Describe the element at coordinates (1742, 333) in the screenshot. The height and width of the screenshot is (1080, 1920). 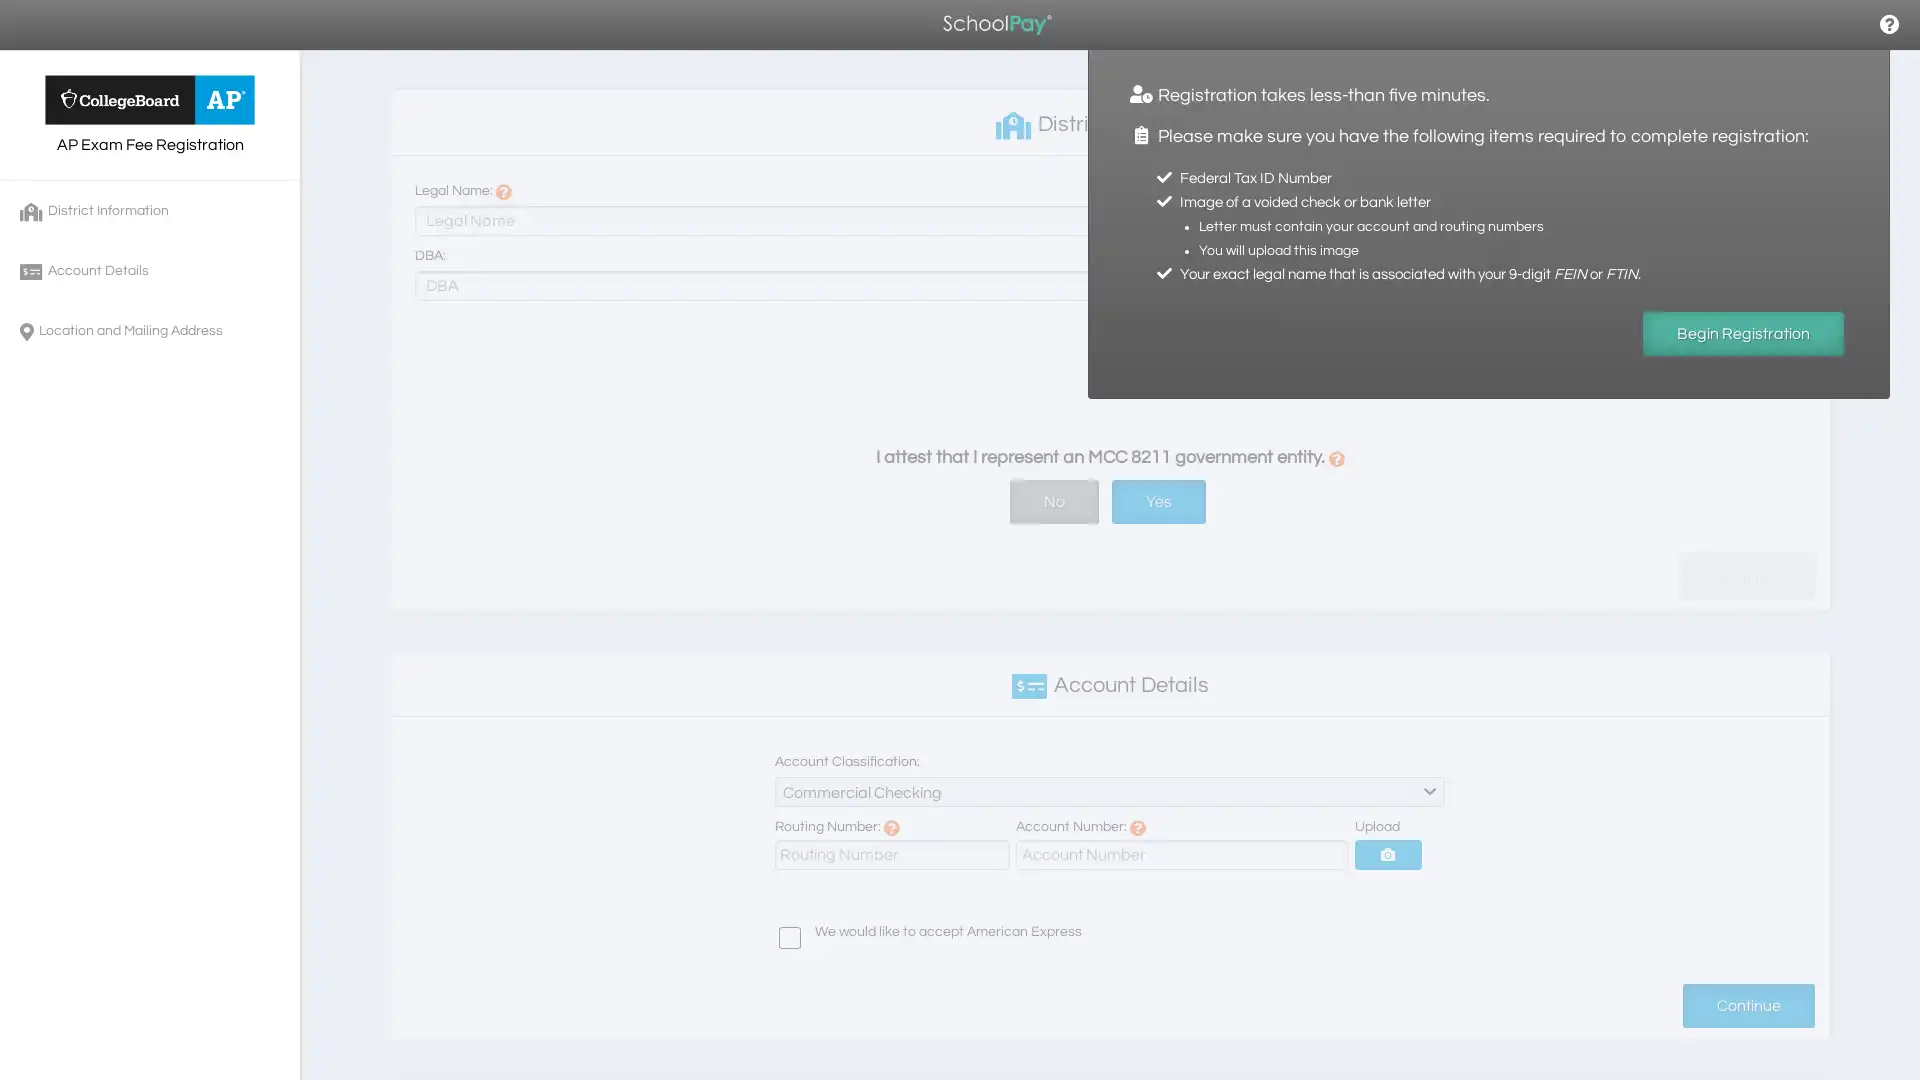
I see `Begin Registration` at that location.